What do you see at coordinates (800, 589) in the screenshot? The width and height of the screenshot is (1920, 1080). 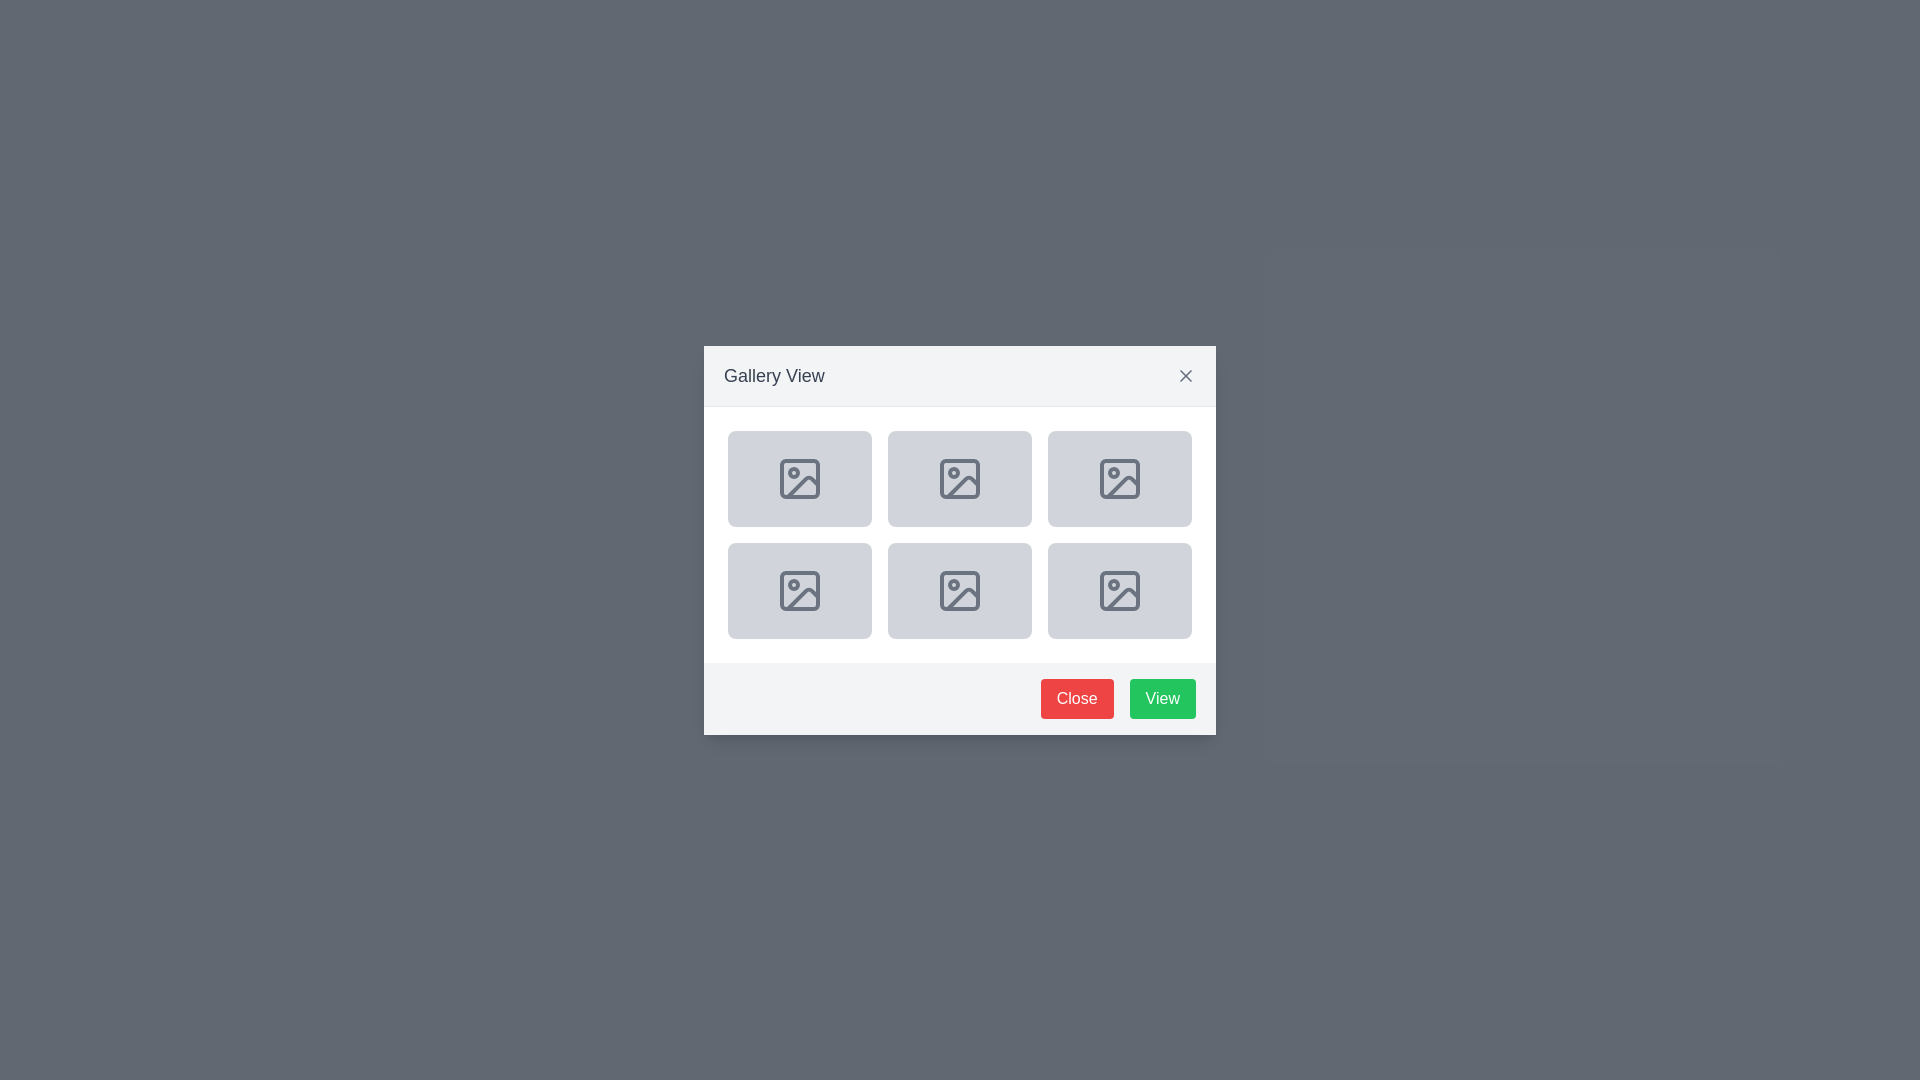 I see `the bottom-left icon in the gallery view, which serves as a visual indicator and is part of a 2x3 grid layout within a modal dialog box` at bounding box center [800, 589].